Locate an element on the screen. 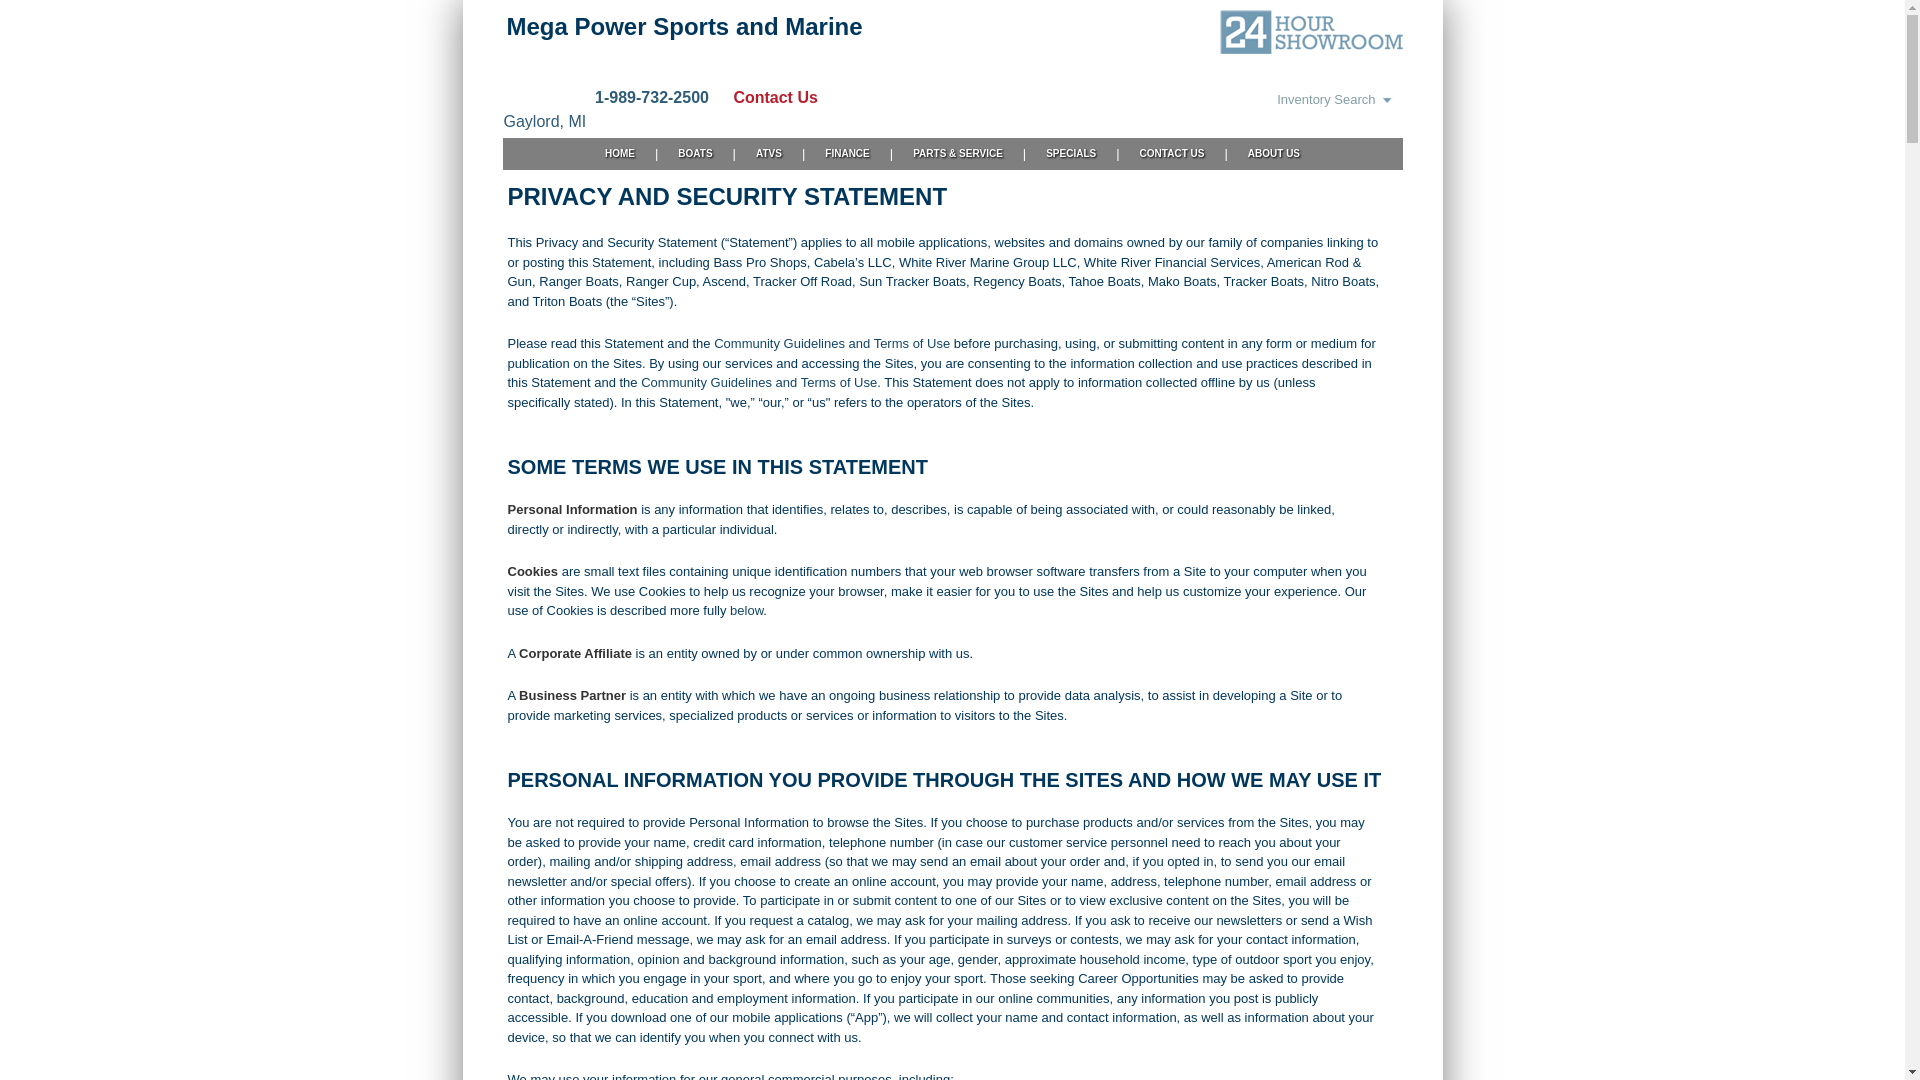 This screenshot has height=1080, width=1920. 'HOME' is located at coordinates (618, 153).